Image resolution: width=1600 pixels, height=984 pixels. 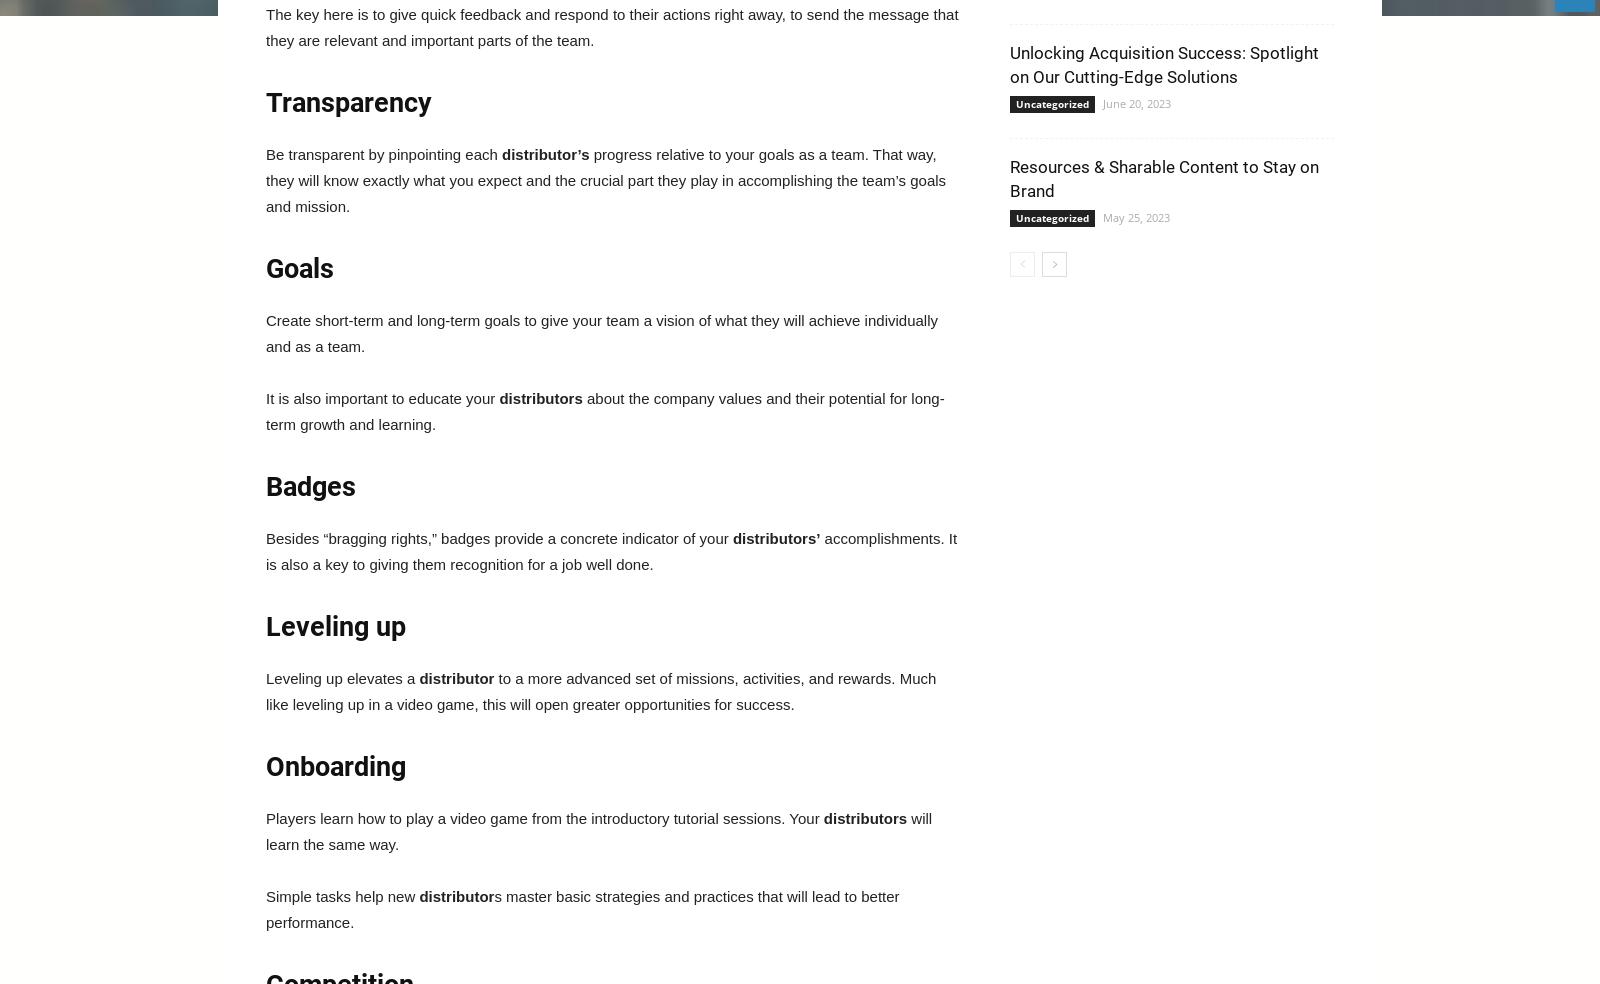 What do you see at coordinates (498, 537) in the screenshot?
I see `'Besides “bragging rights,” badges provide a concrete indicator of your'` at bounding box center [498, 537].